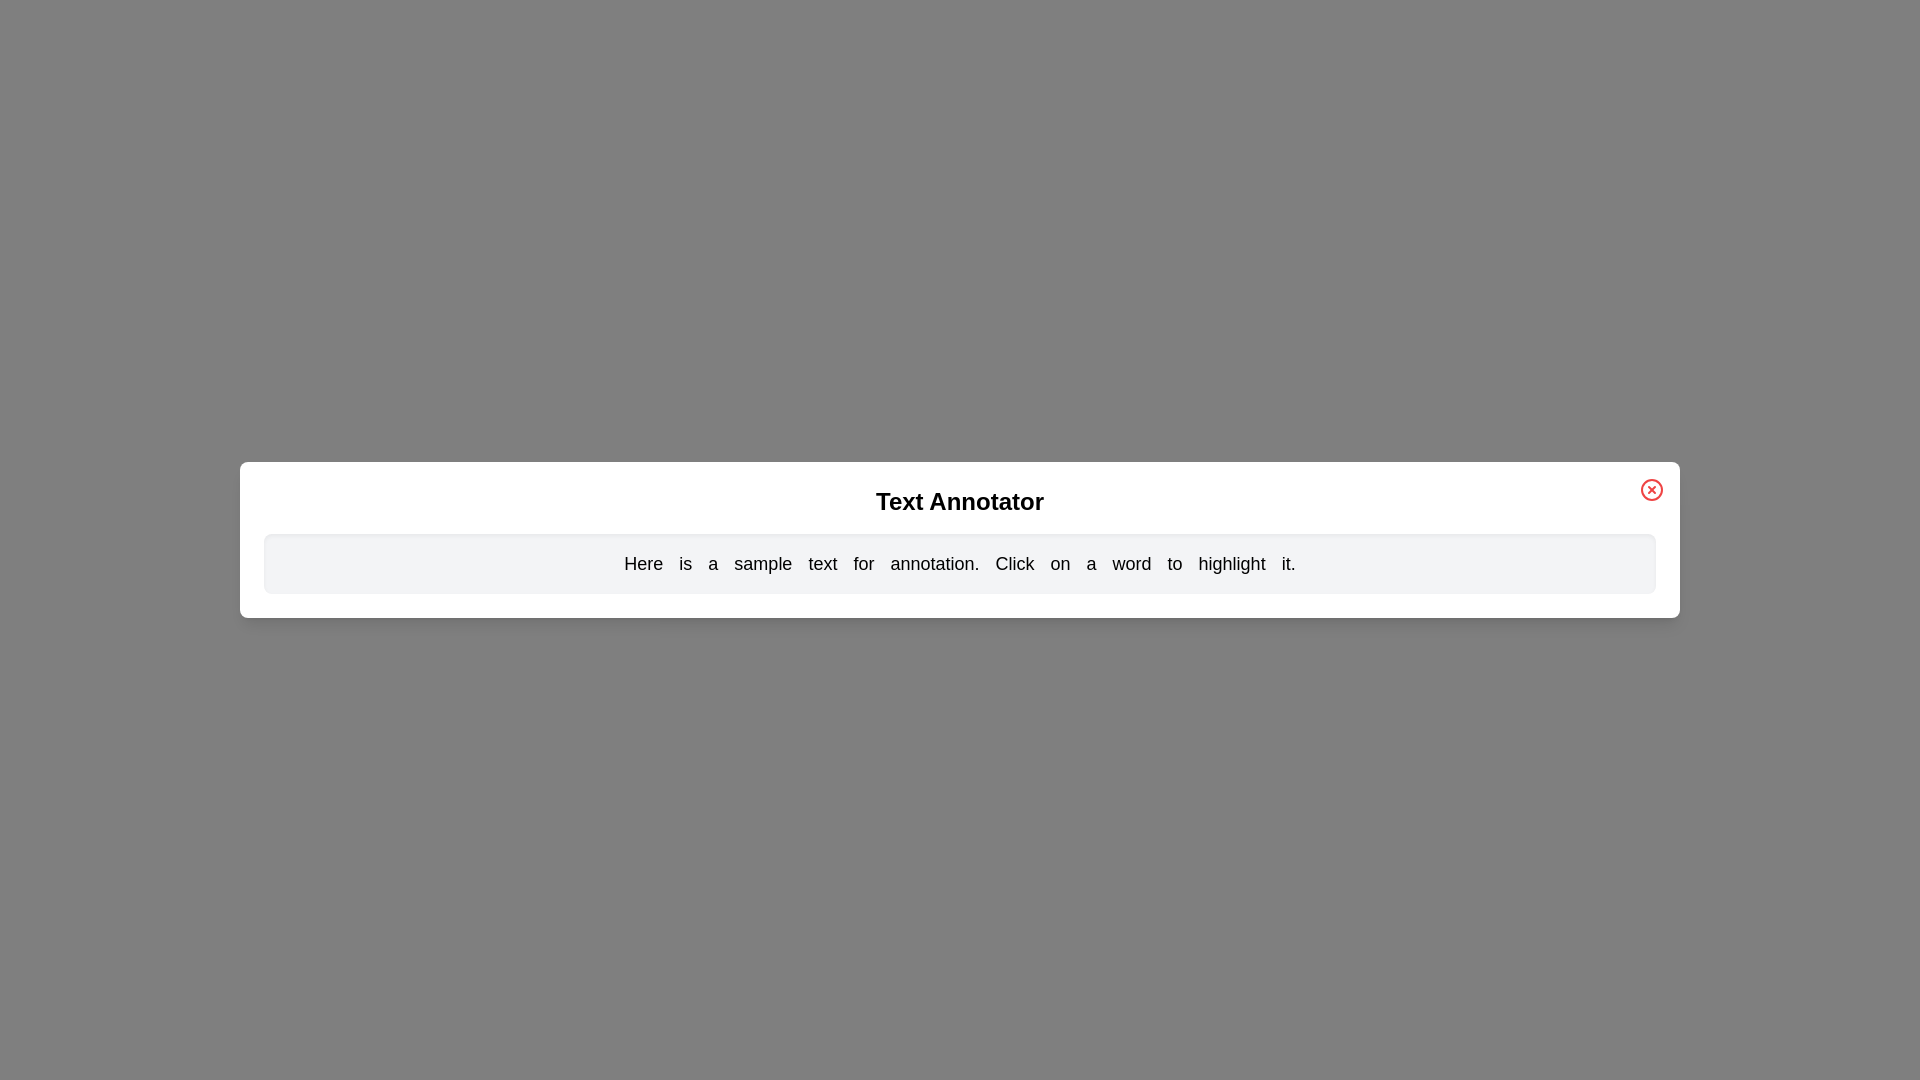 The image size is (1920, 1080). I want to click on the word 'a' to toggle its highlighting, so click(1090, 563).